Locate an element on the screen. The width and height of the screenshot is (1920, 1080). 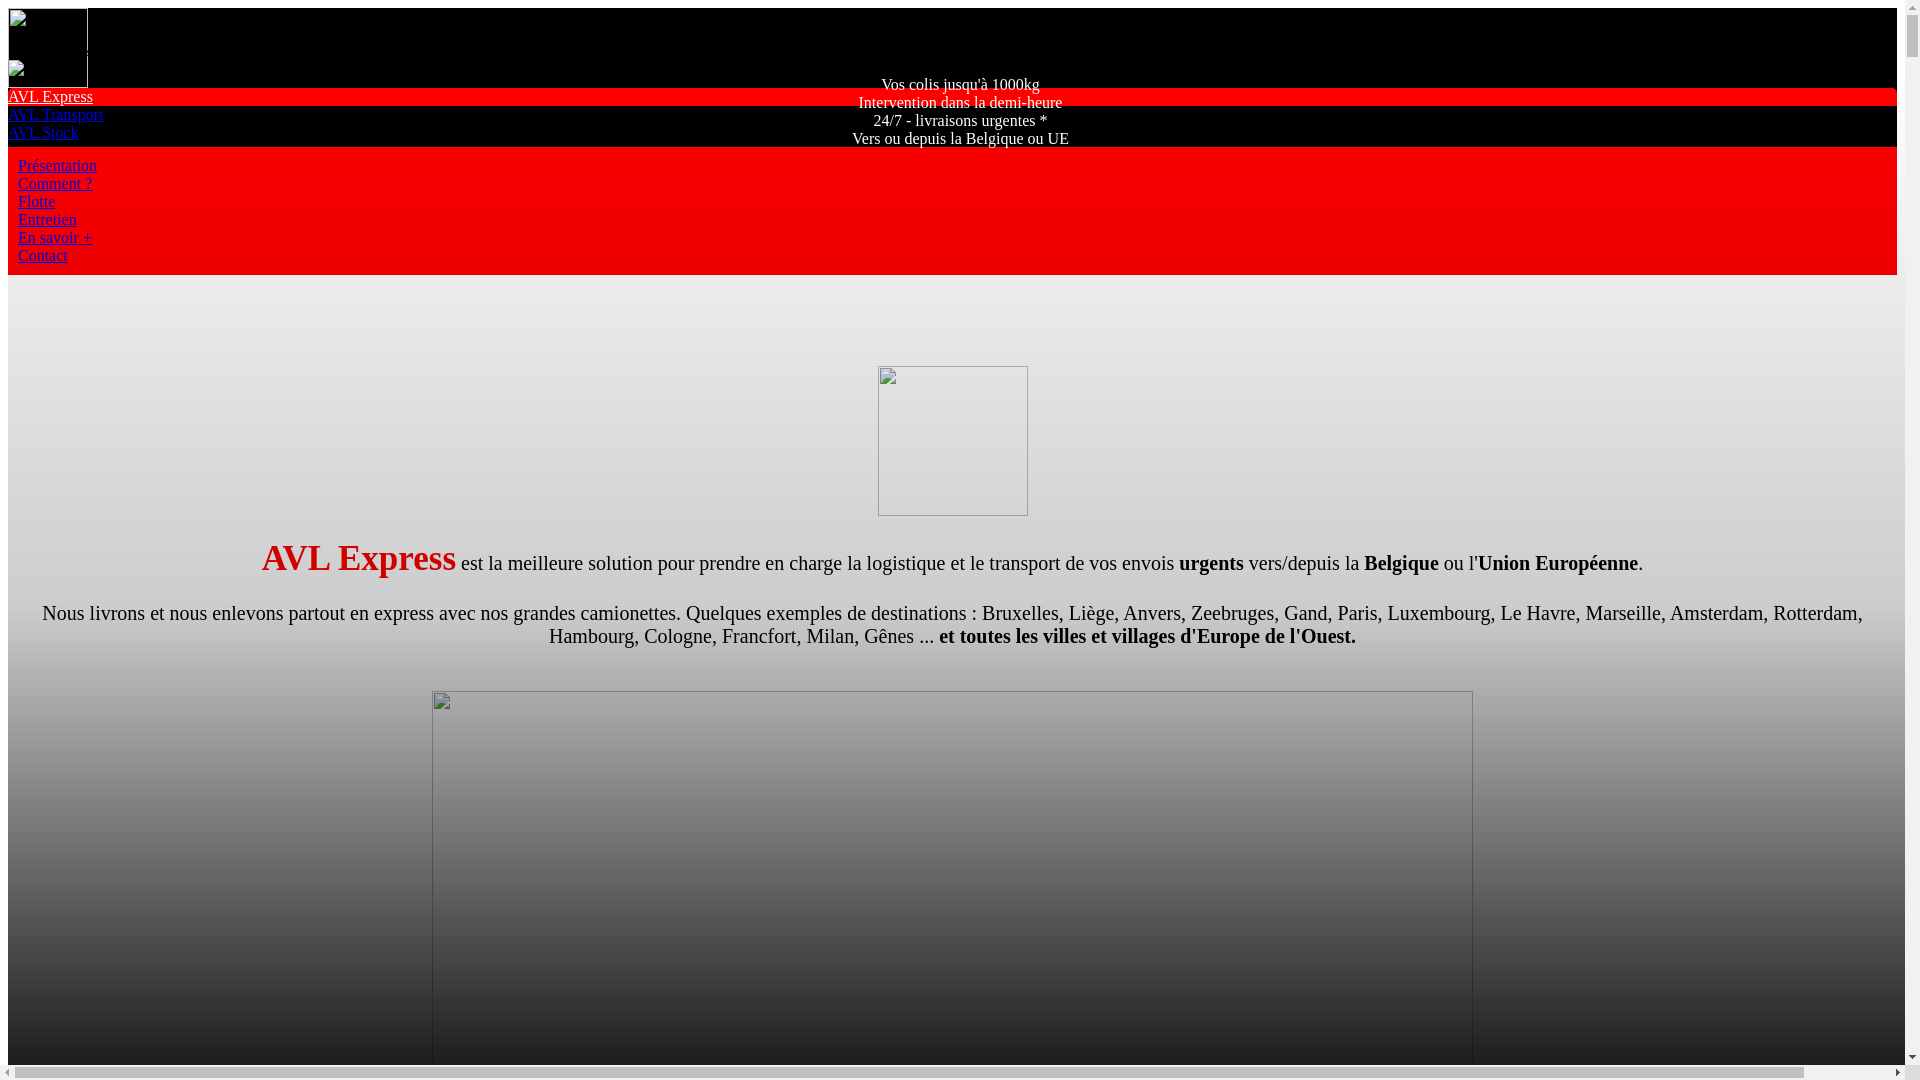
'Comment ?' is located at coordinates (18, 183).